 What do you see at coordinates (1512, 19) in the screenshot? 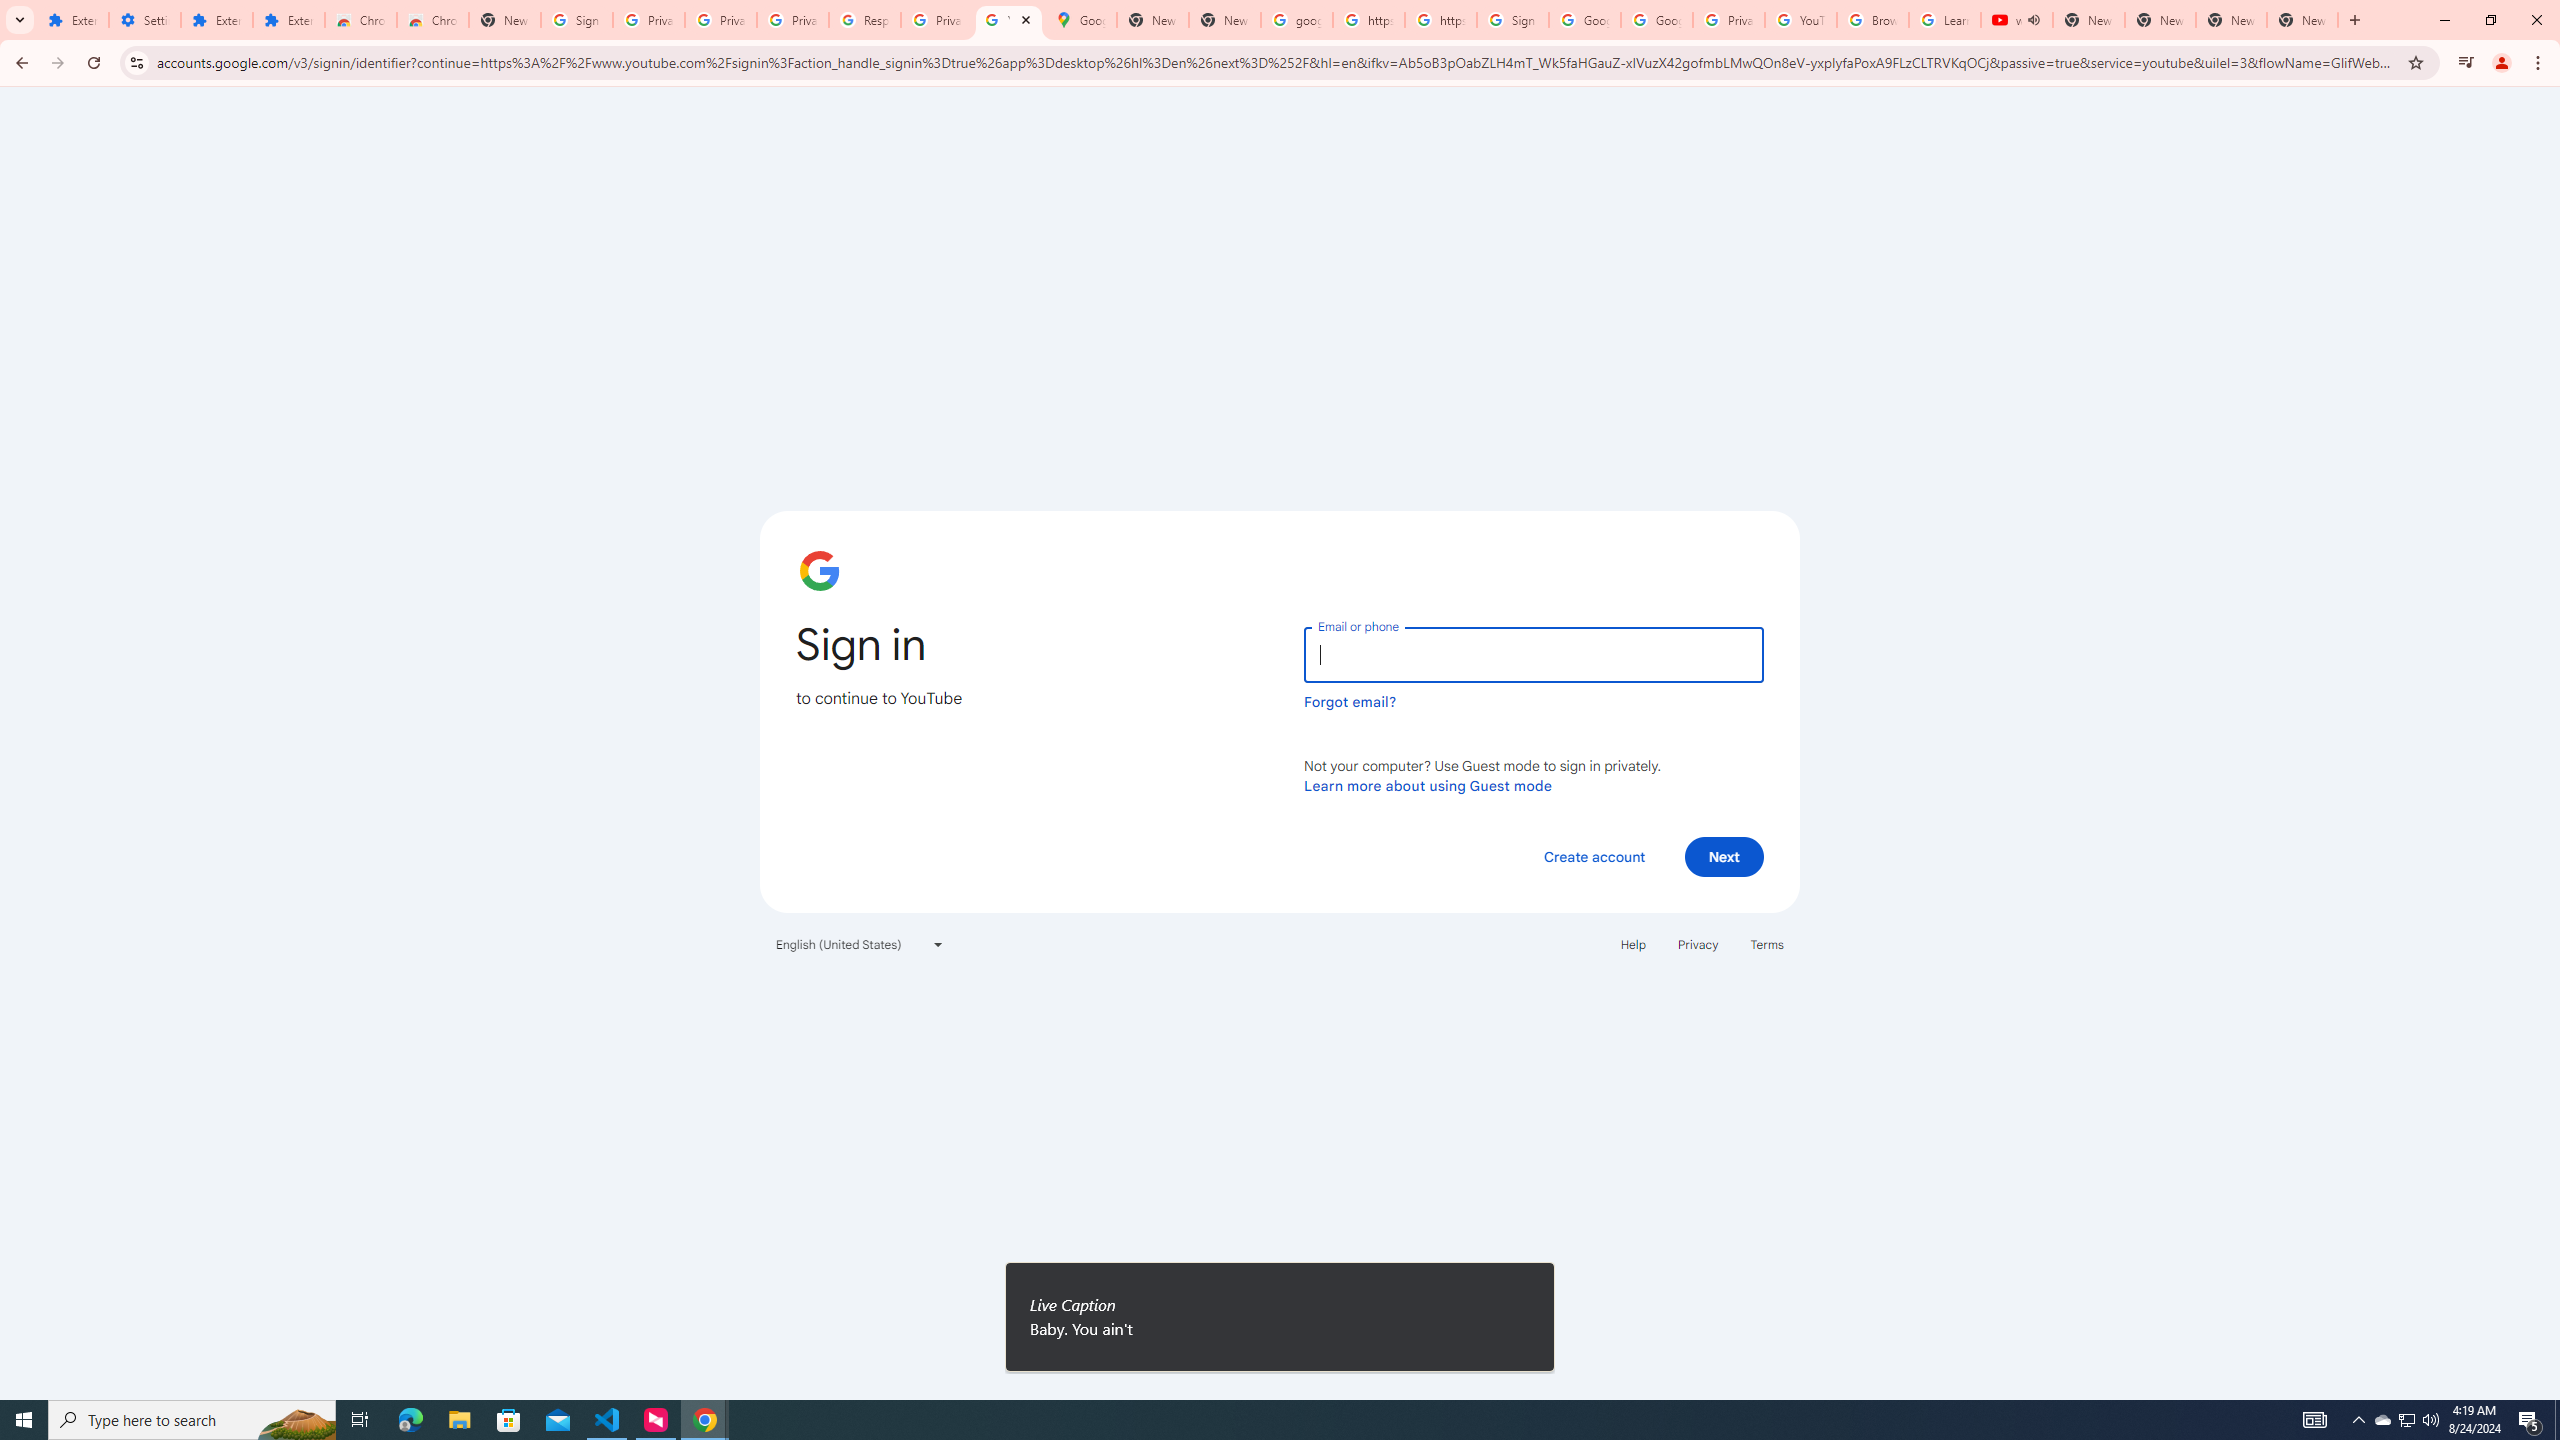
I see `'Sign in - Google Accounts'` at bounding box center [1512, 19].